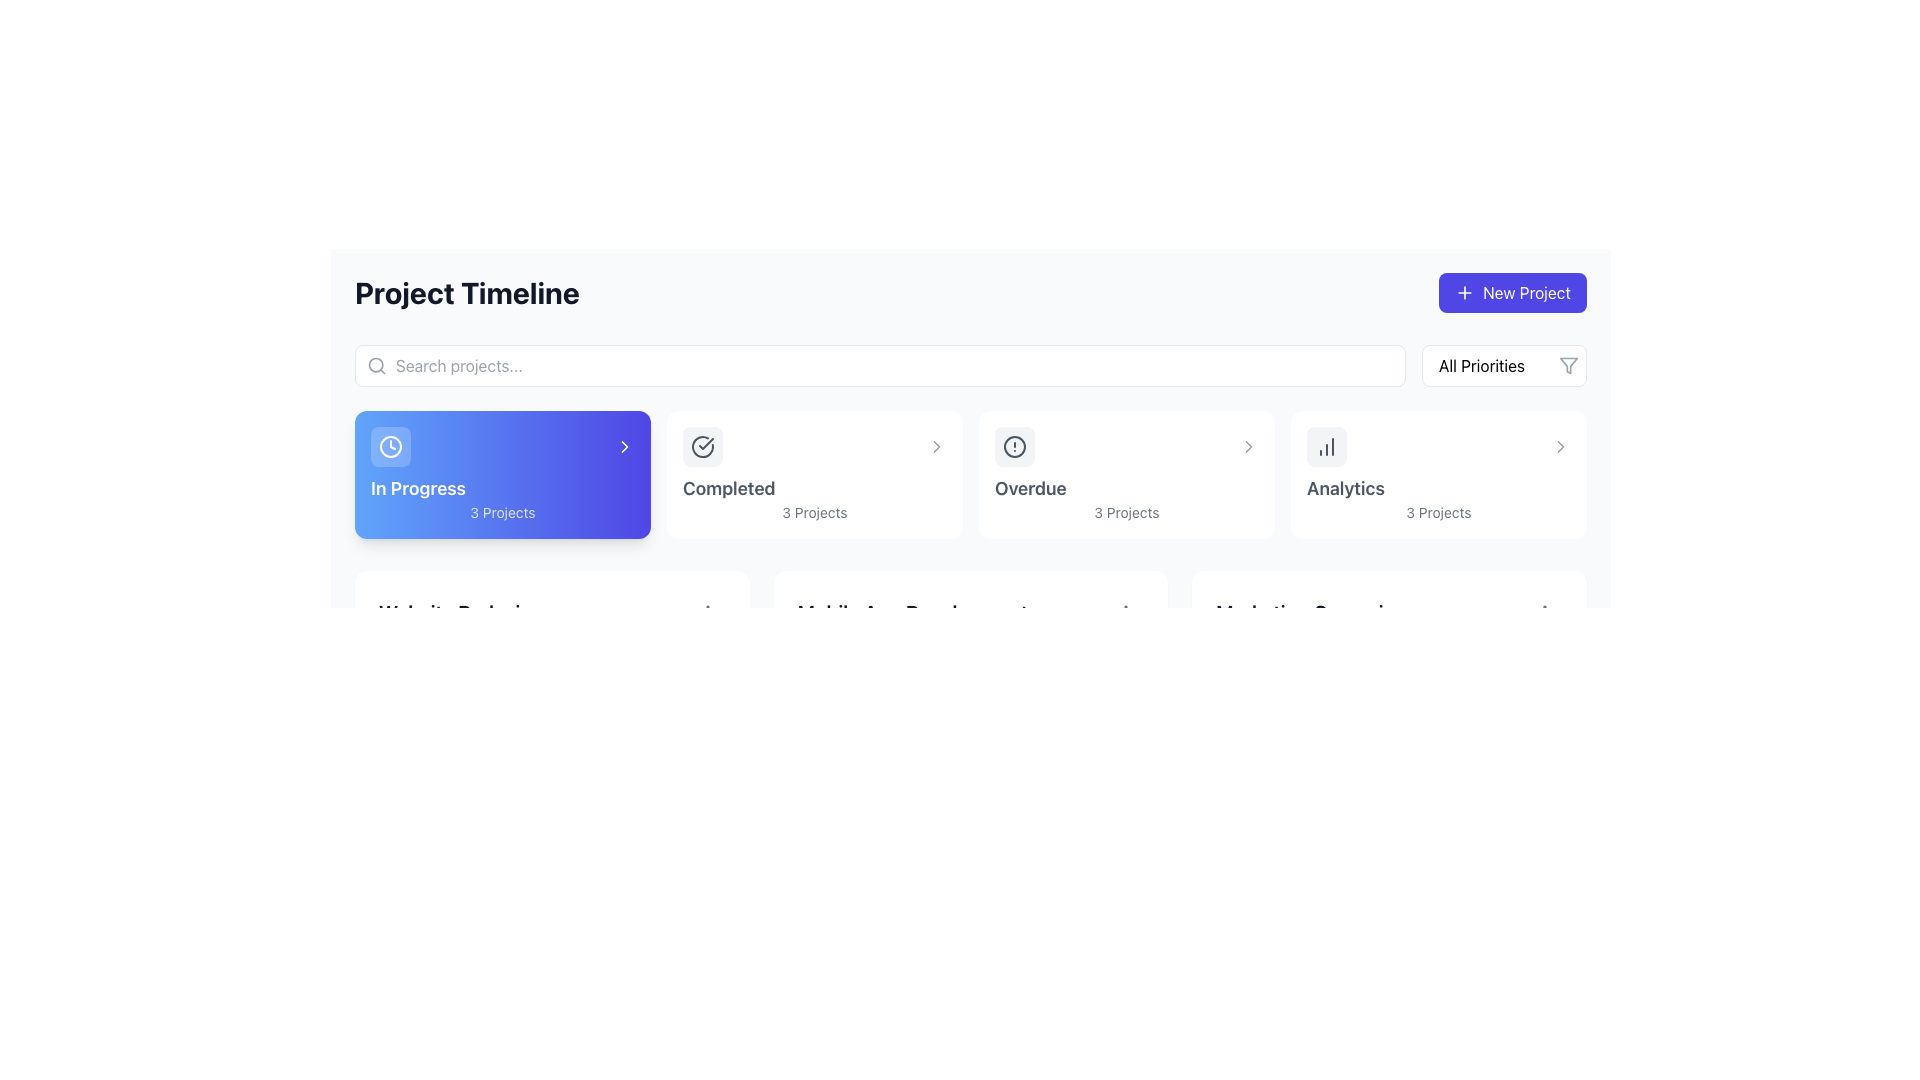  I want to click on the first interactive card in the group that summarizes 'In Progress' projects, so click(503, 474).